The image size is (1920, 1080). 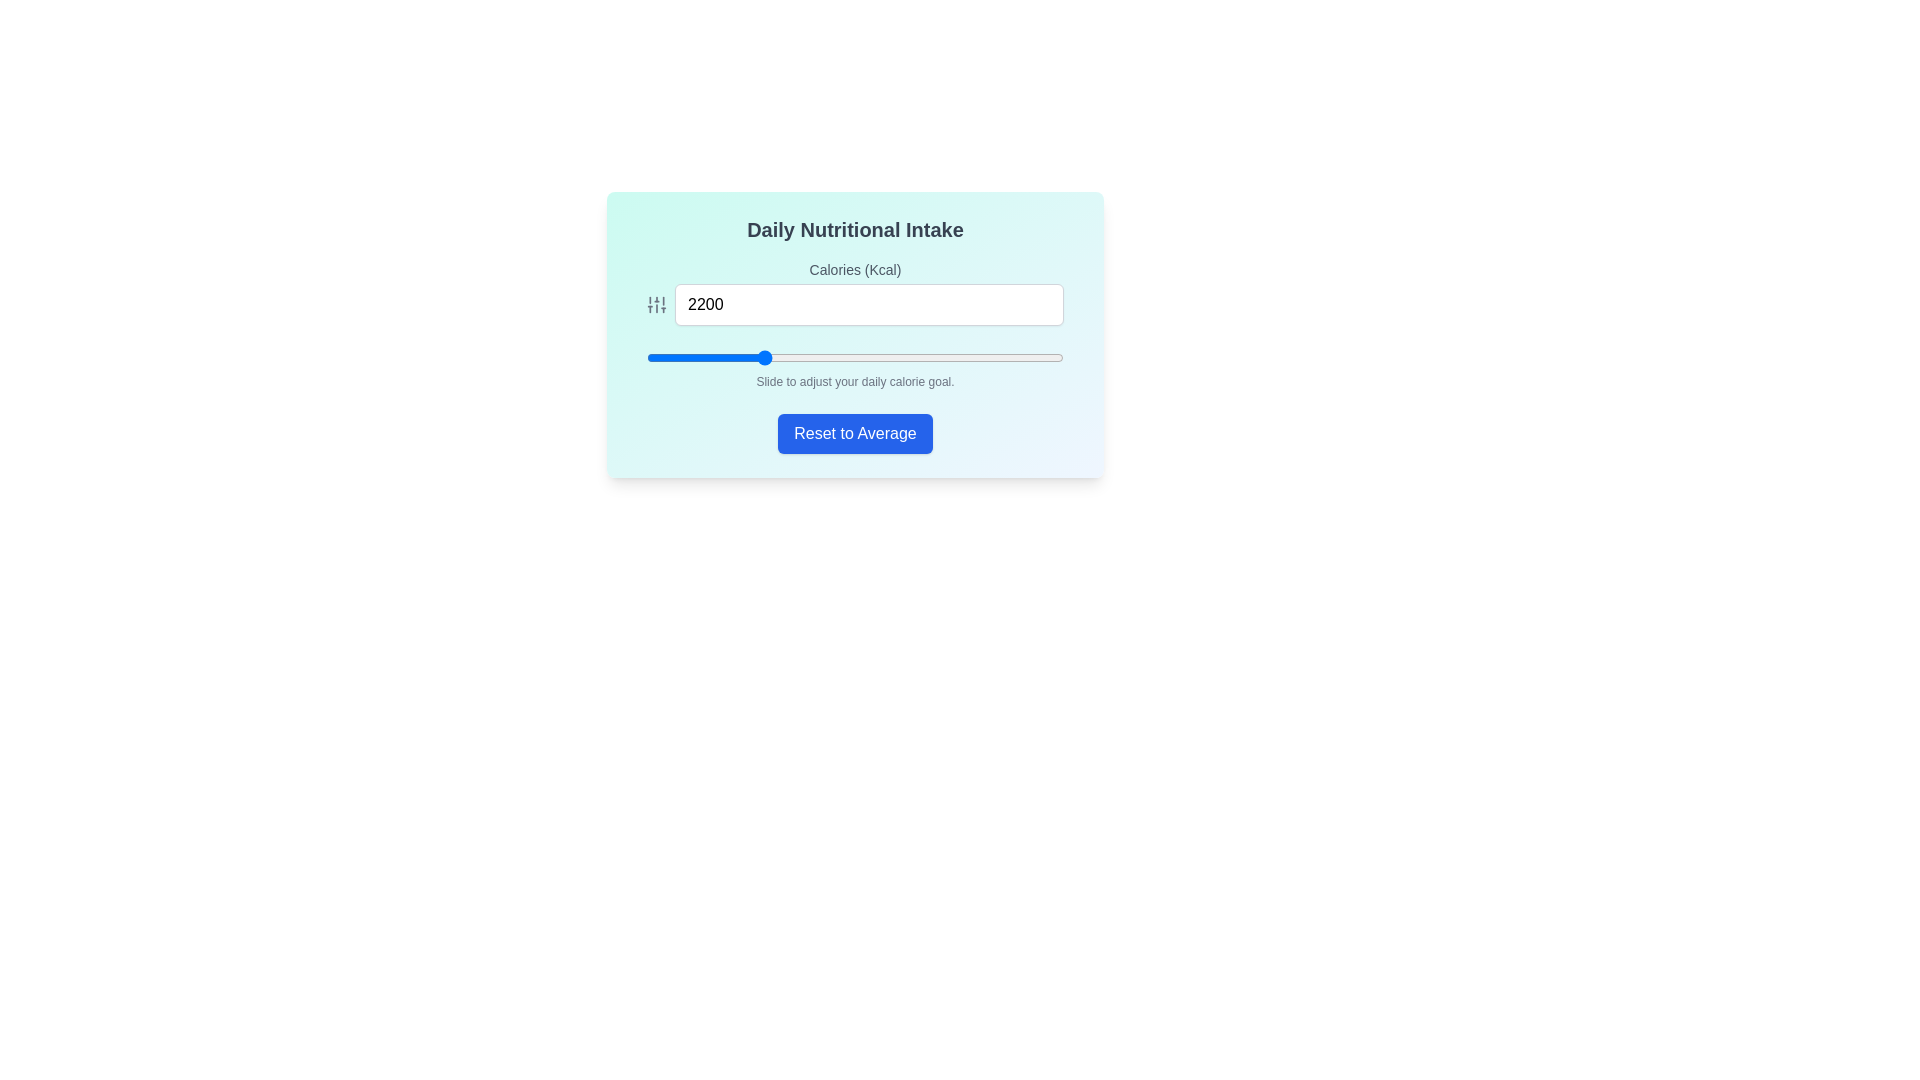 I want to click on the calorie goal, so click(x=898, y=357).